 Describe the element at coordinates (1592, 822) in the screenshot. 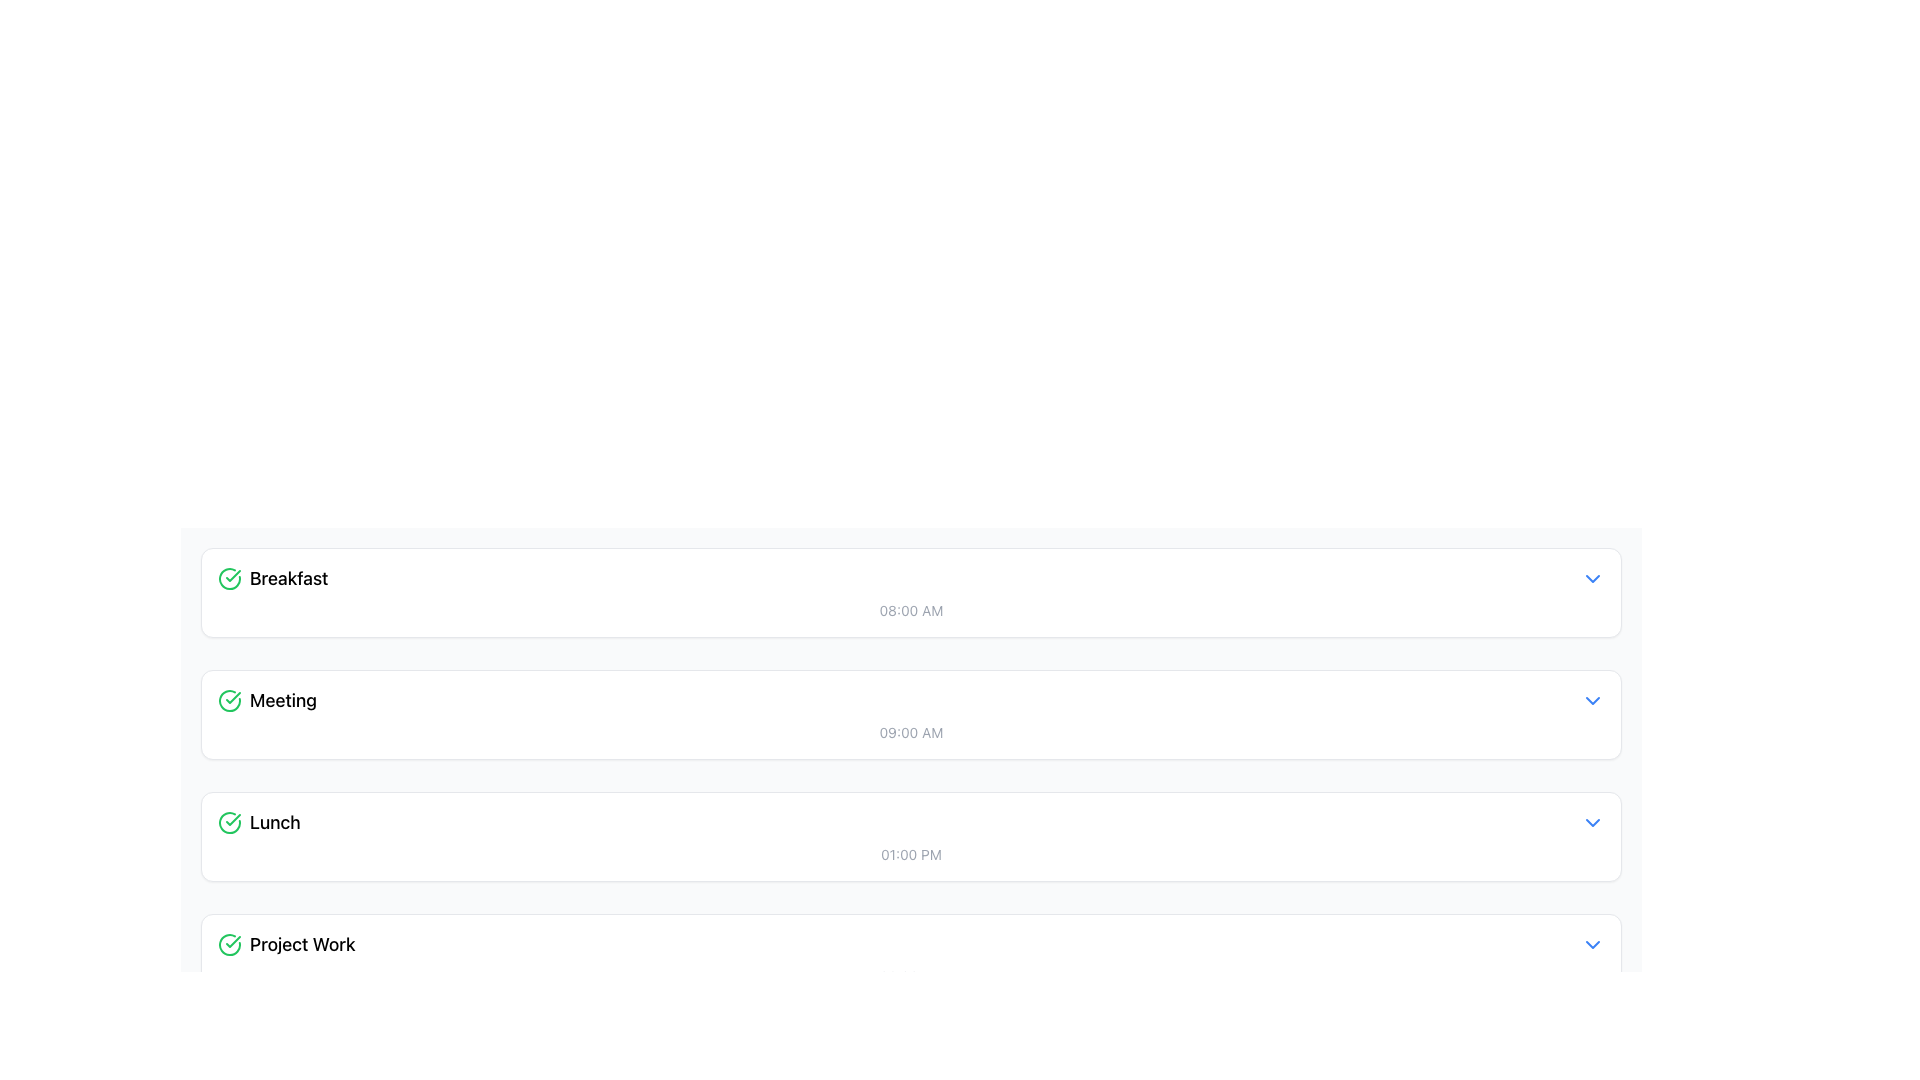

I see `the toggle button located` at that location.